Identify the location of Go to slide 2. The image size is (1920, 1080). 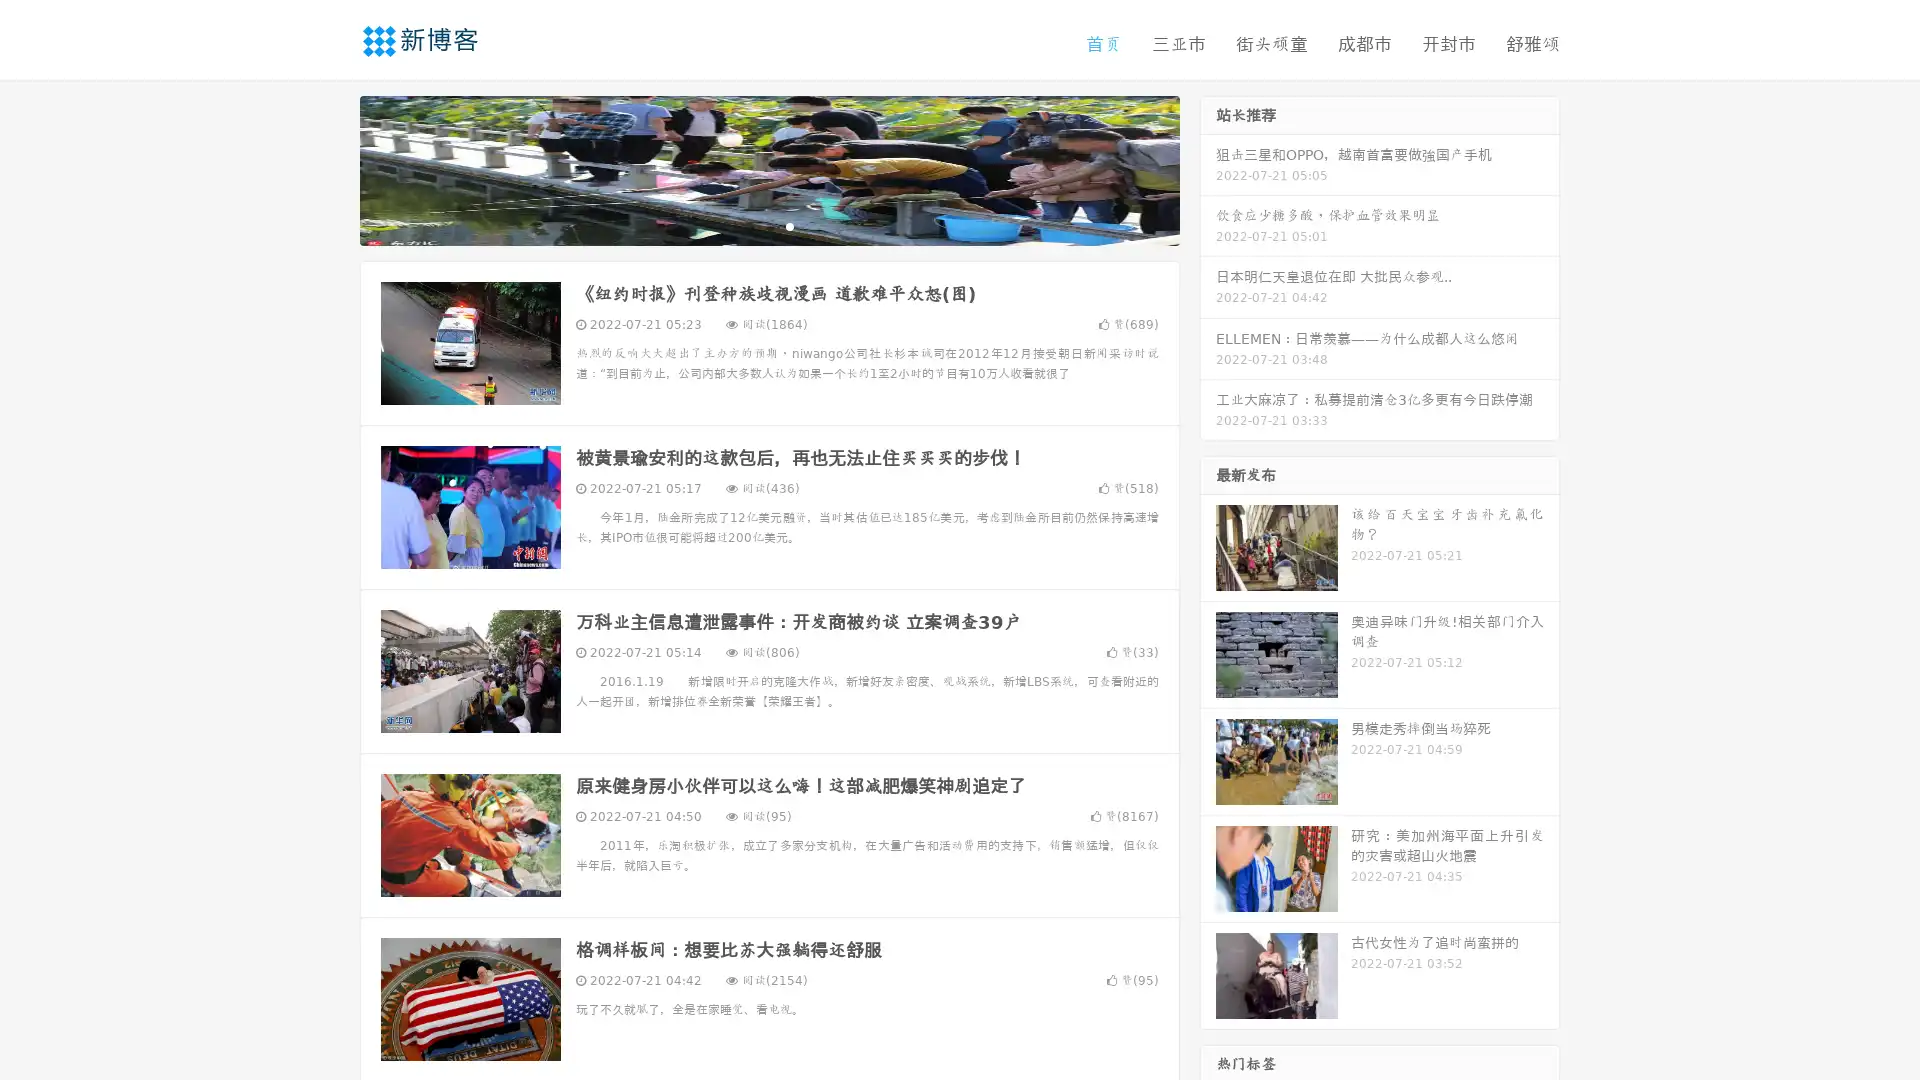
(768, 225).